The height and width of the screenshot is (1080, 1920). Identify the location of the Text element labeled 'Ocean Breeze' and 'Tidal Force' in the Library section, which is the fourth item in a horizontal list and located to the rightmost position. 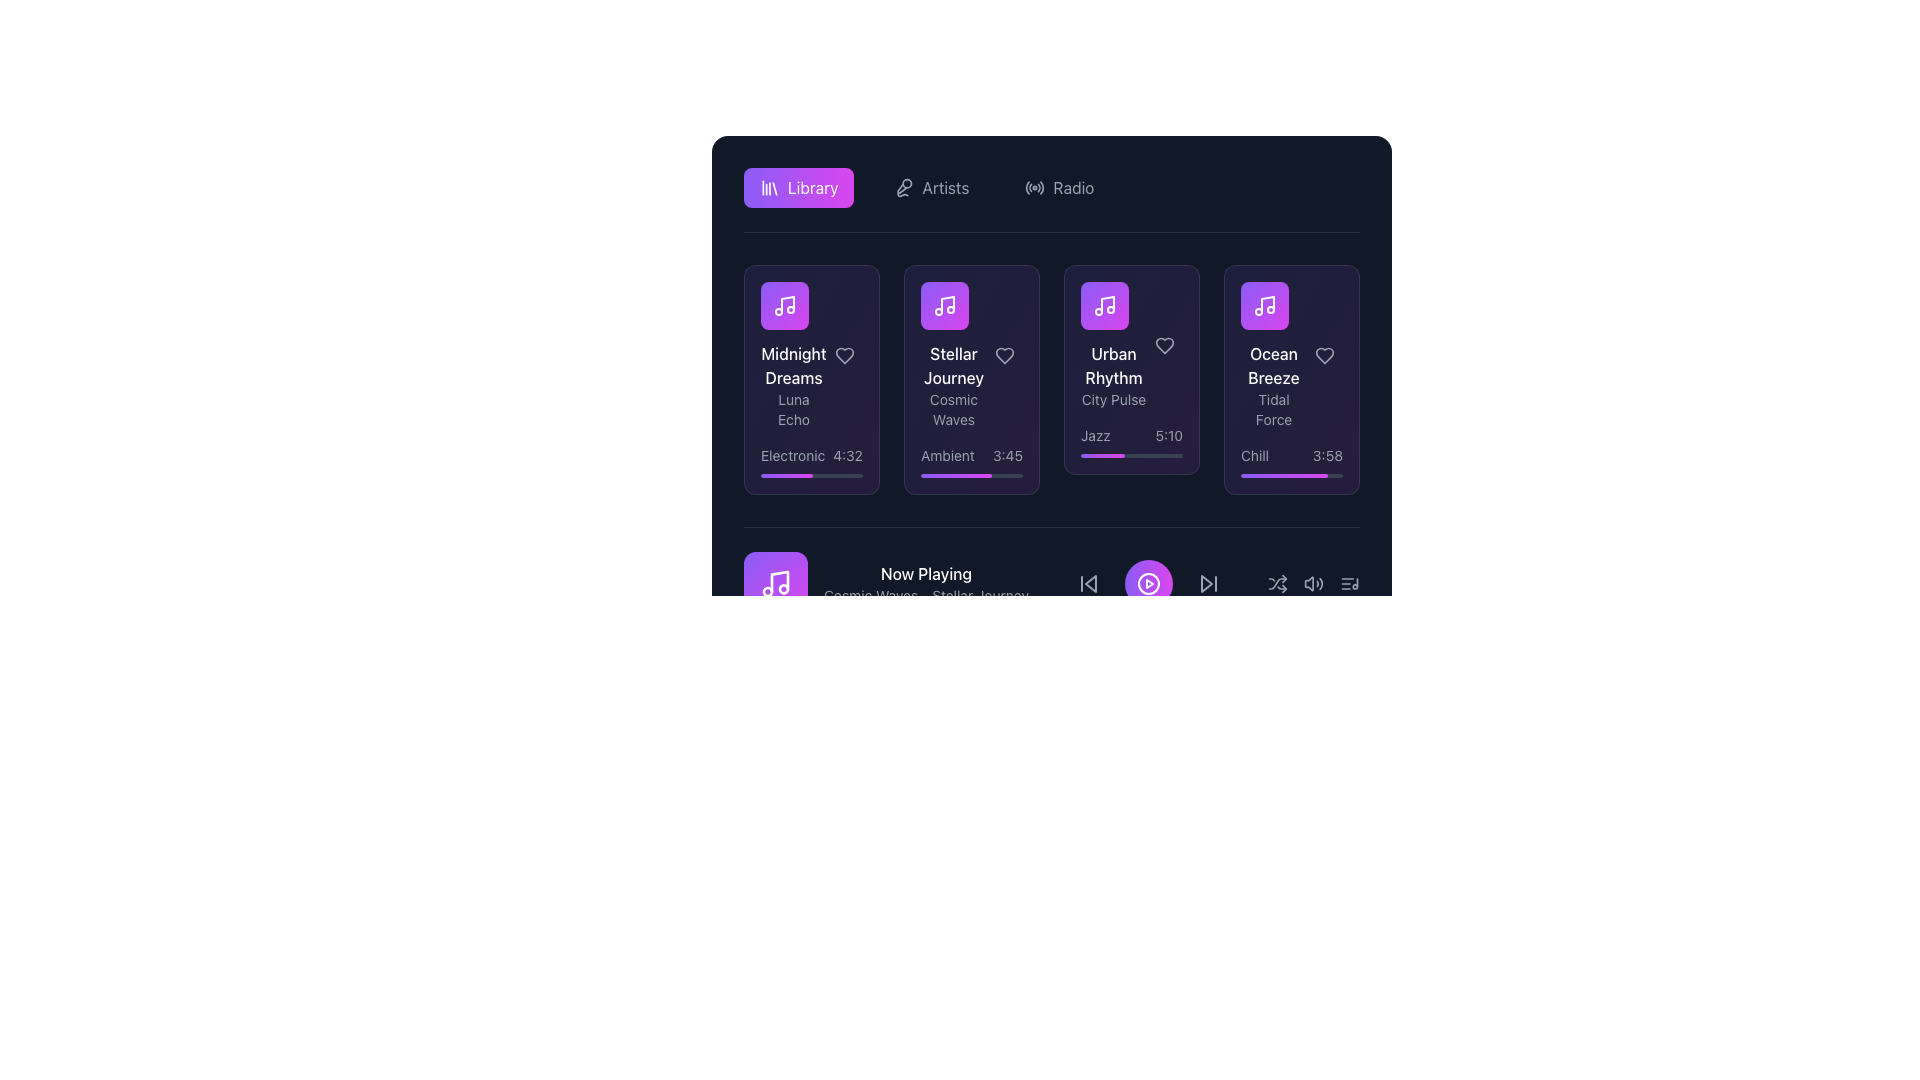
(1272, 354).